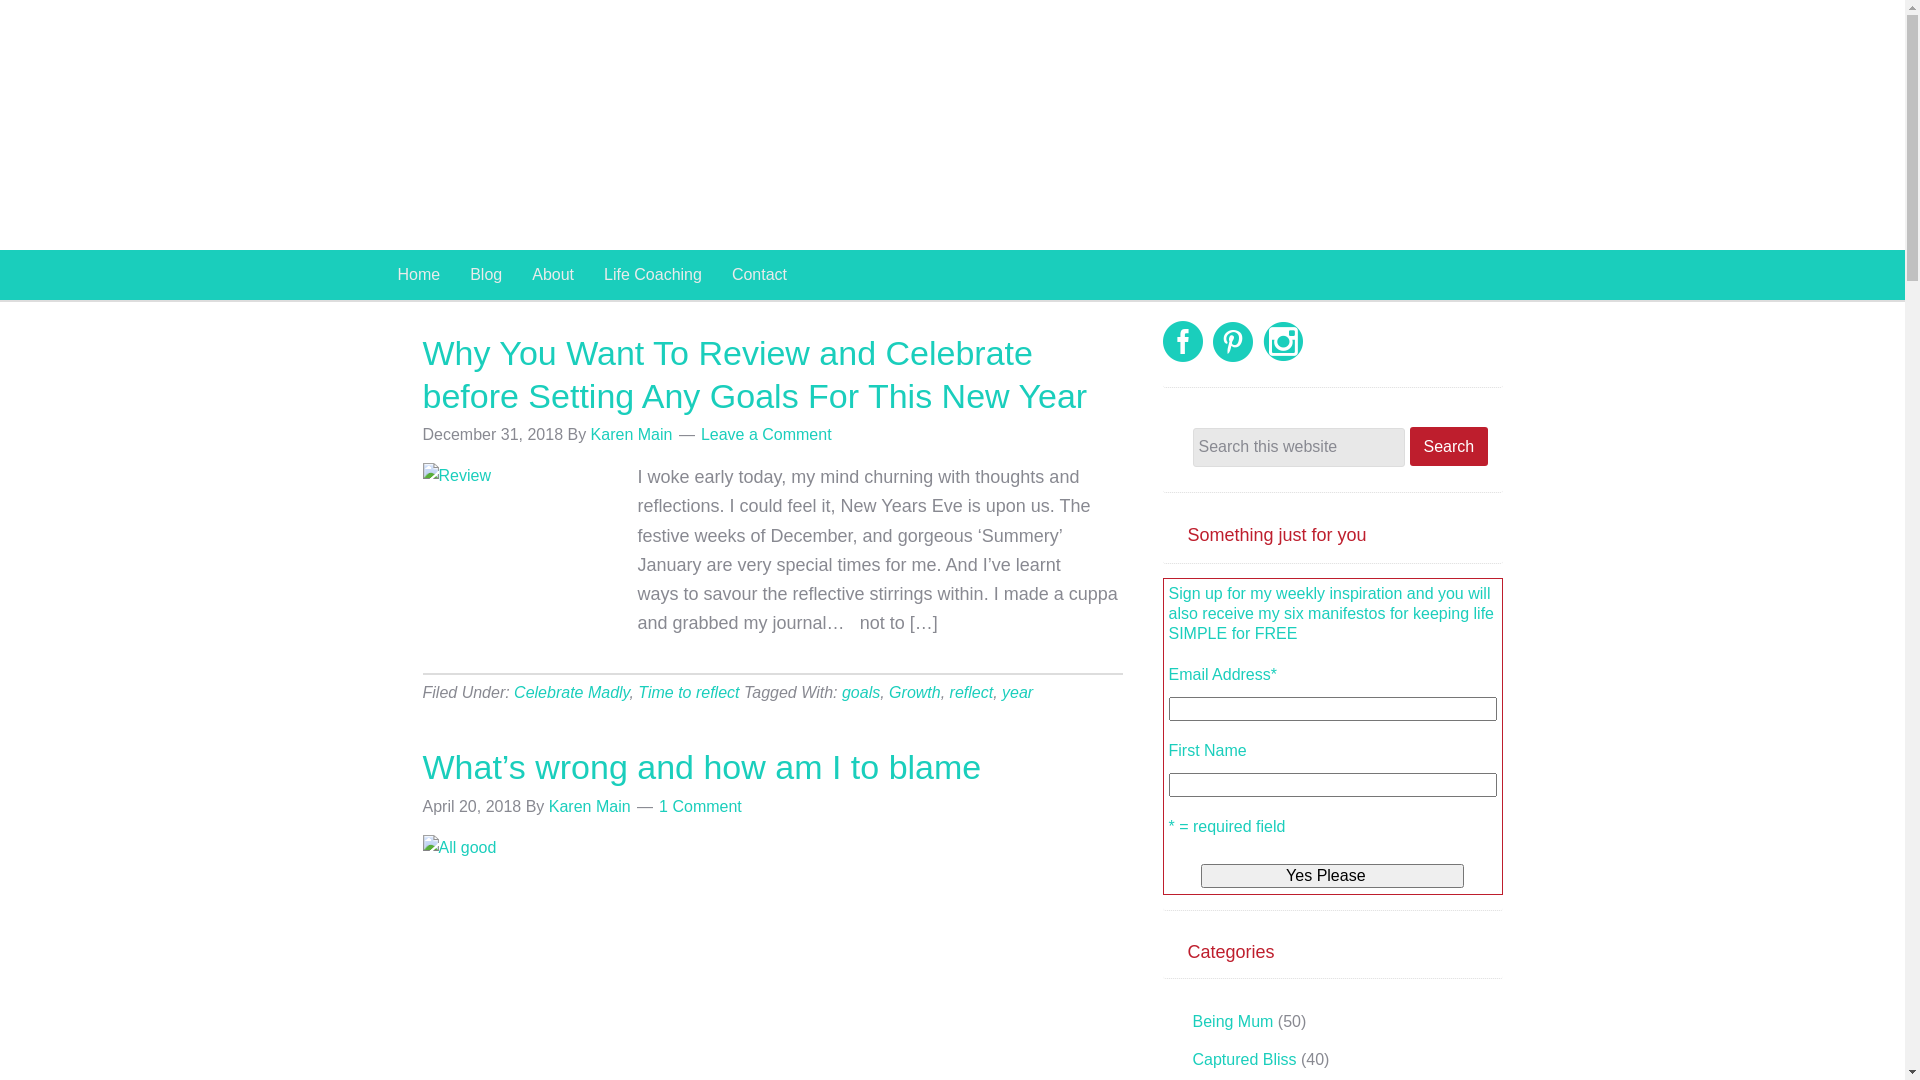 The image size is (1920, 1080). I want to click on 'Growth', so click(914, 691).